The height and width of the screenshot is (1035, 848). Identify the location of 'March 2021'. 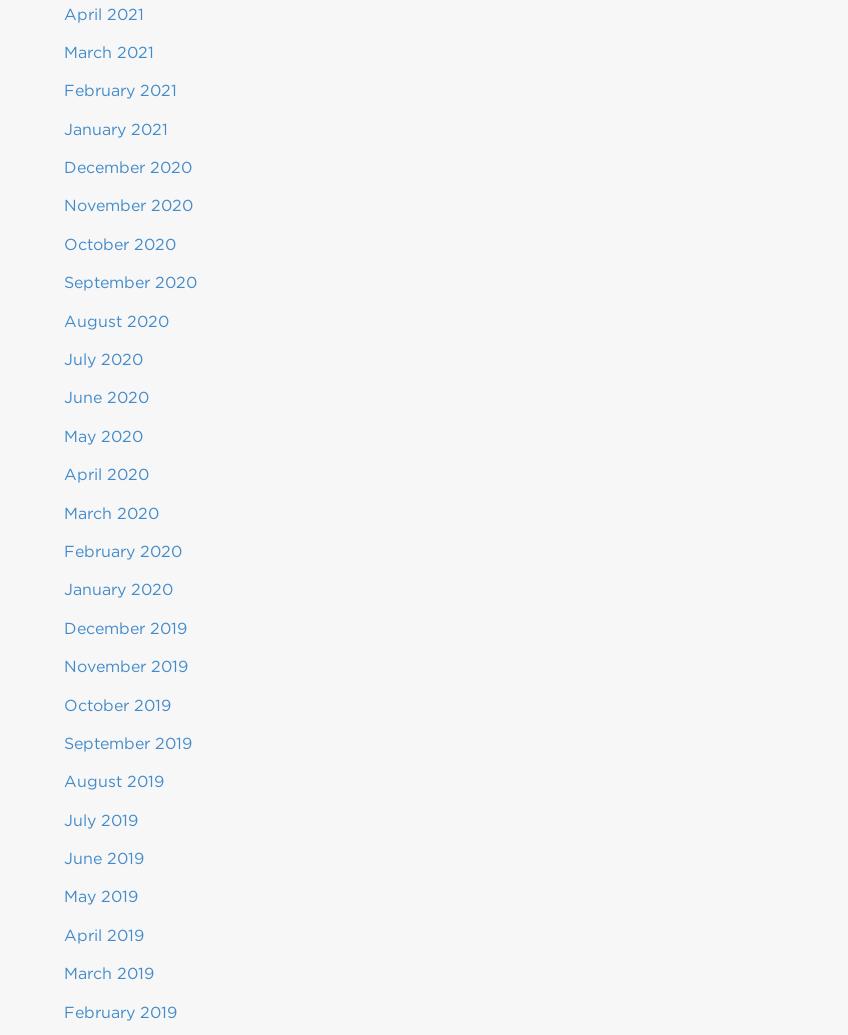
(107, 51).